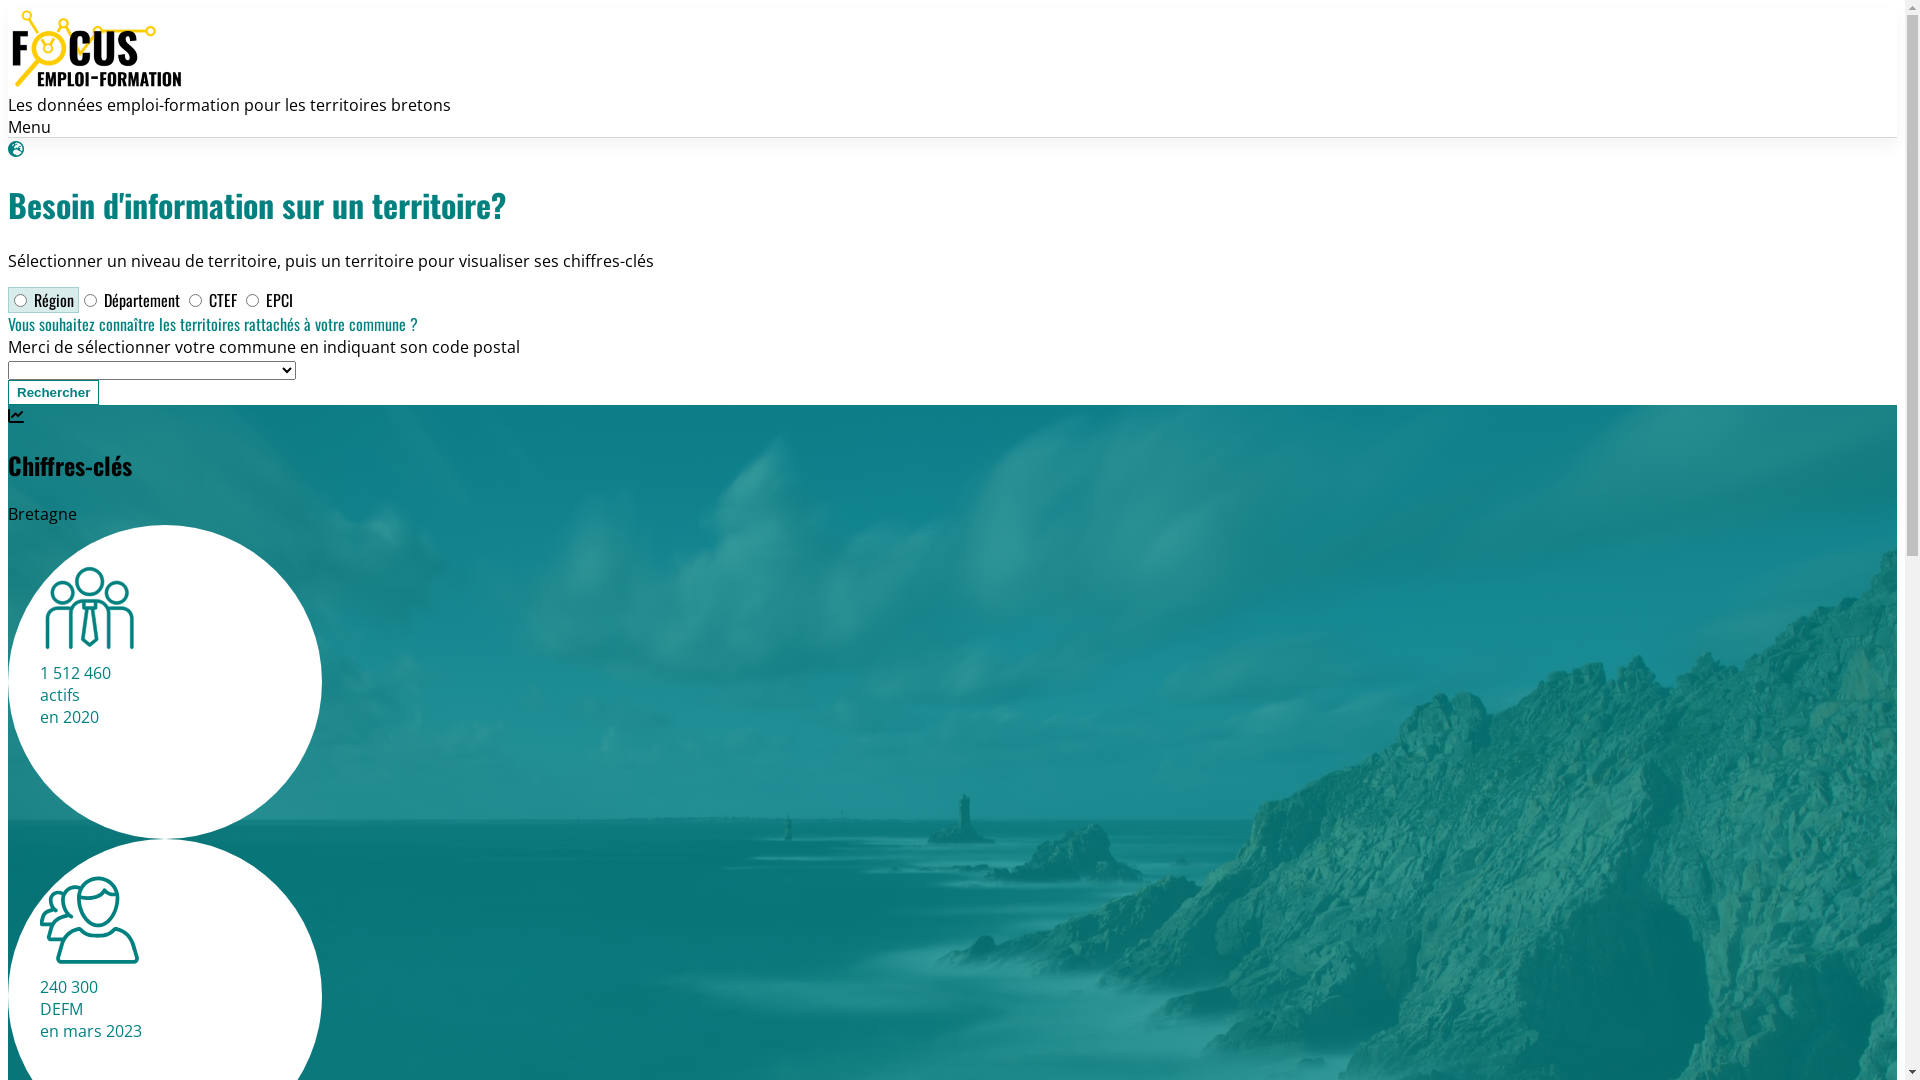 Image resolution: width=1920 pixels, height=1080 pixels. Describe the element at coordinates (53, 392) in the screenshot. I see `'Rechercher'` at that location.